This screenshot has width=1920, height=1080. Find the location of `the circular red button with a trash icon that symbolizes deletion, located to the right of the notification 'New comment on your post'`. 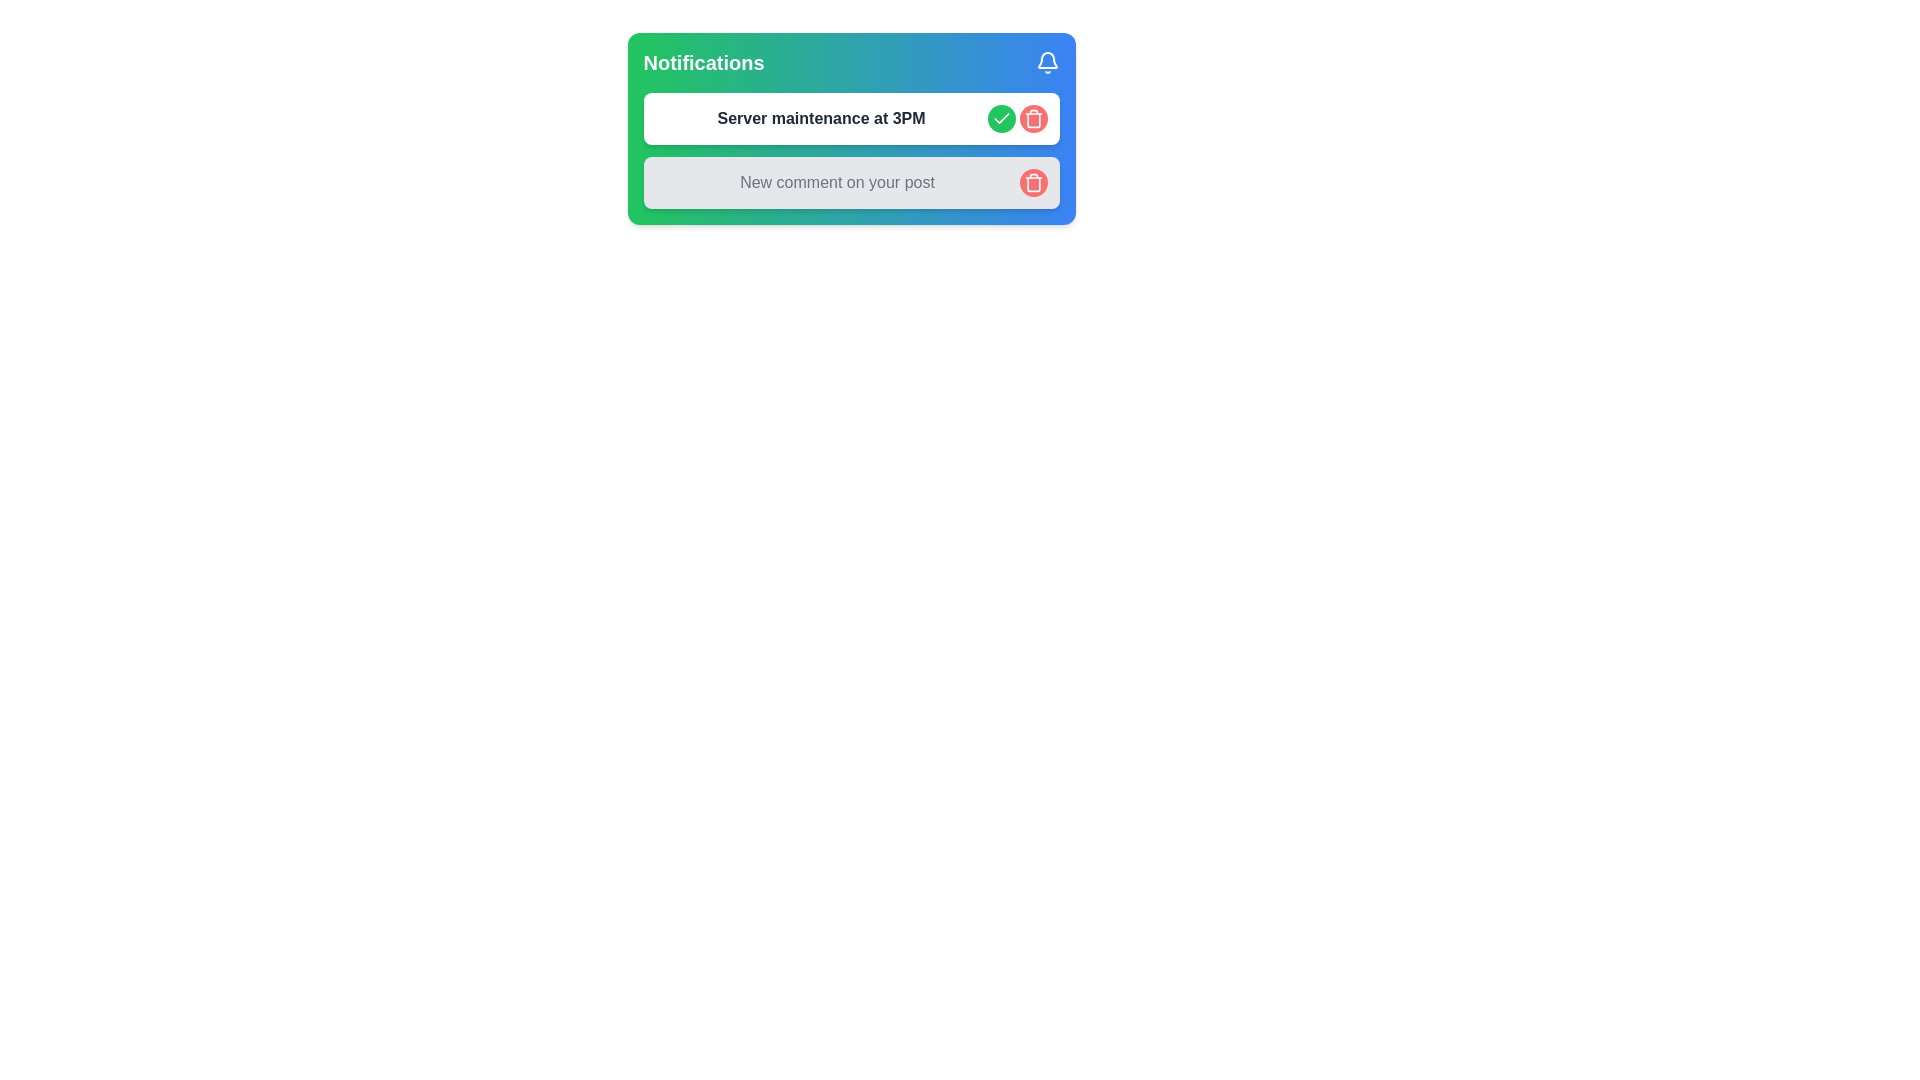

the circular red button with a trash icon that symbolizes deletion, located to the right of the notification 'New comment on your post' is located at coordinates (1033, 182).